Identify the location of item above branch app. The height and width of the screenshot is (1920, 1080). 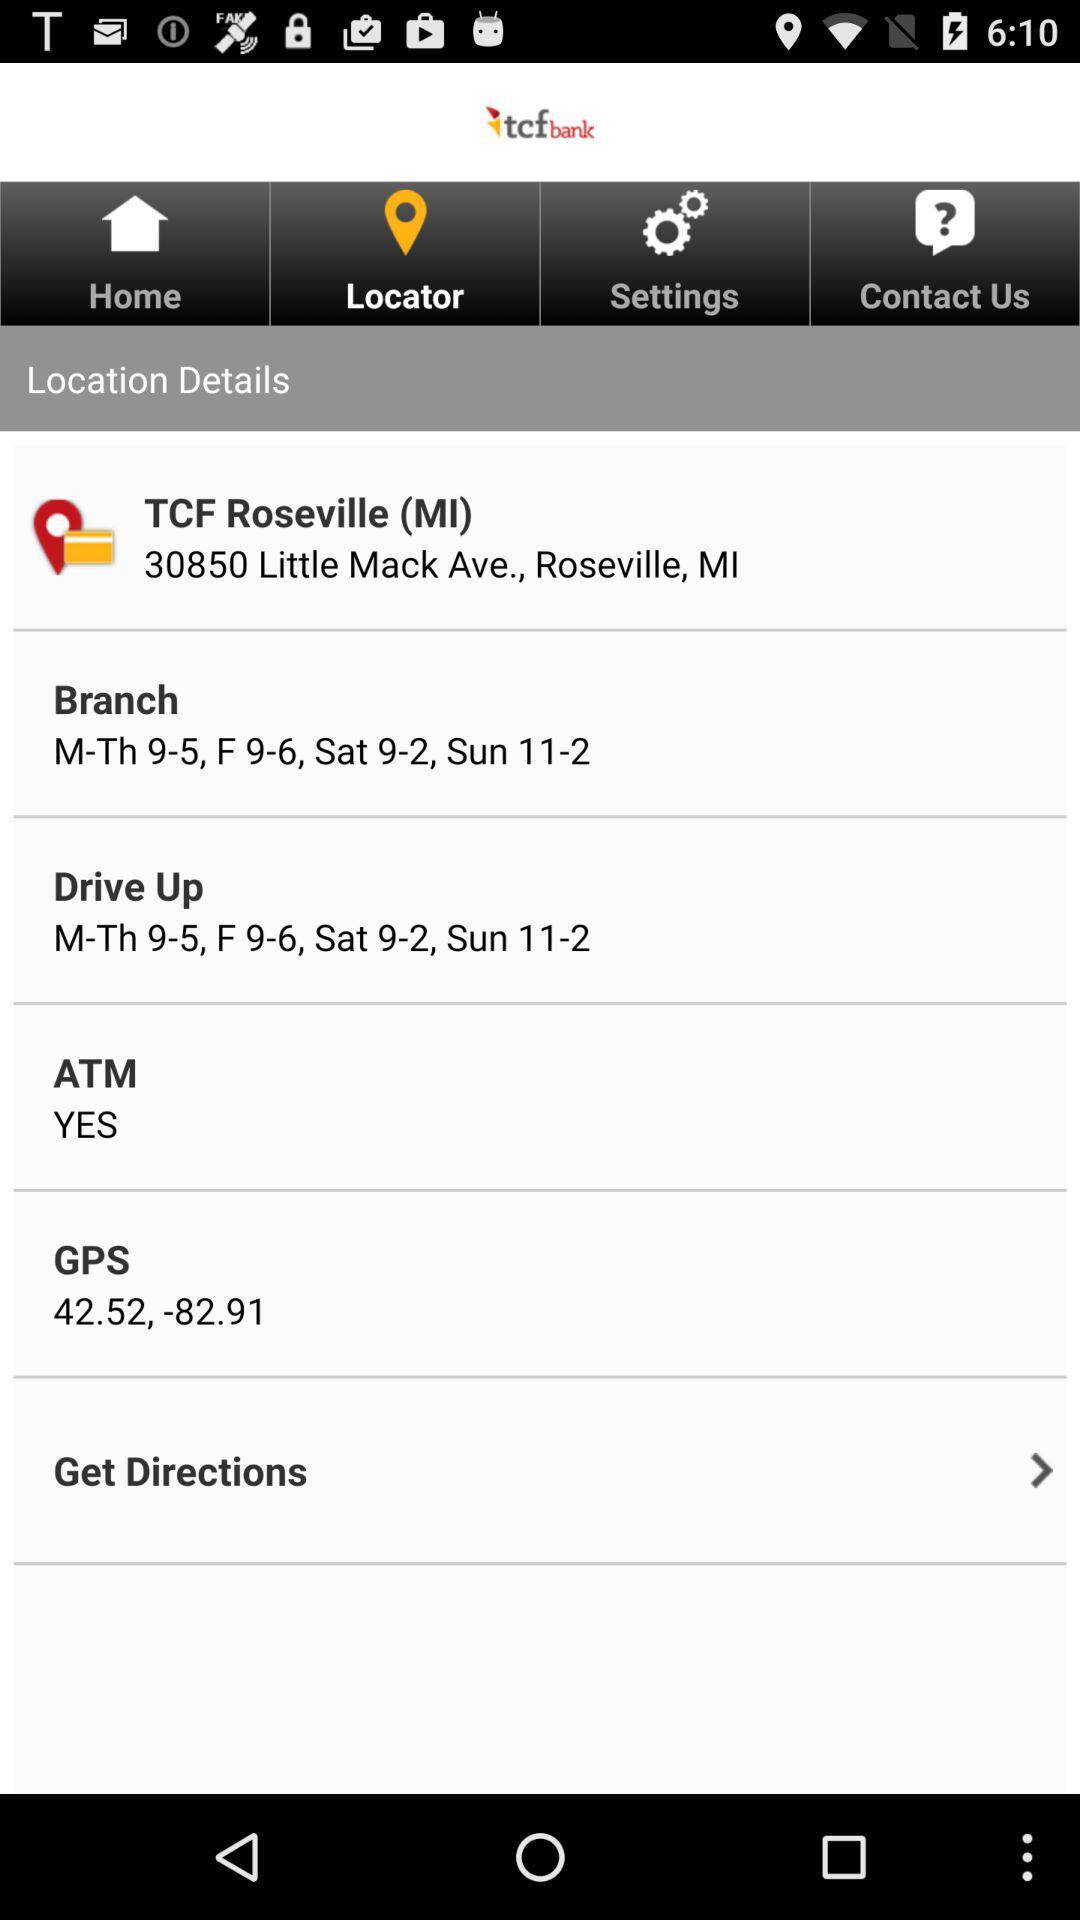
(440, 562).